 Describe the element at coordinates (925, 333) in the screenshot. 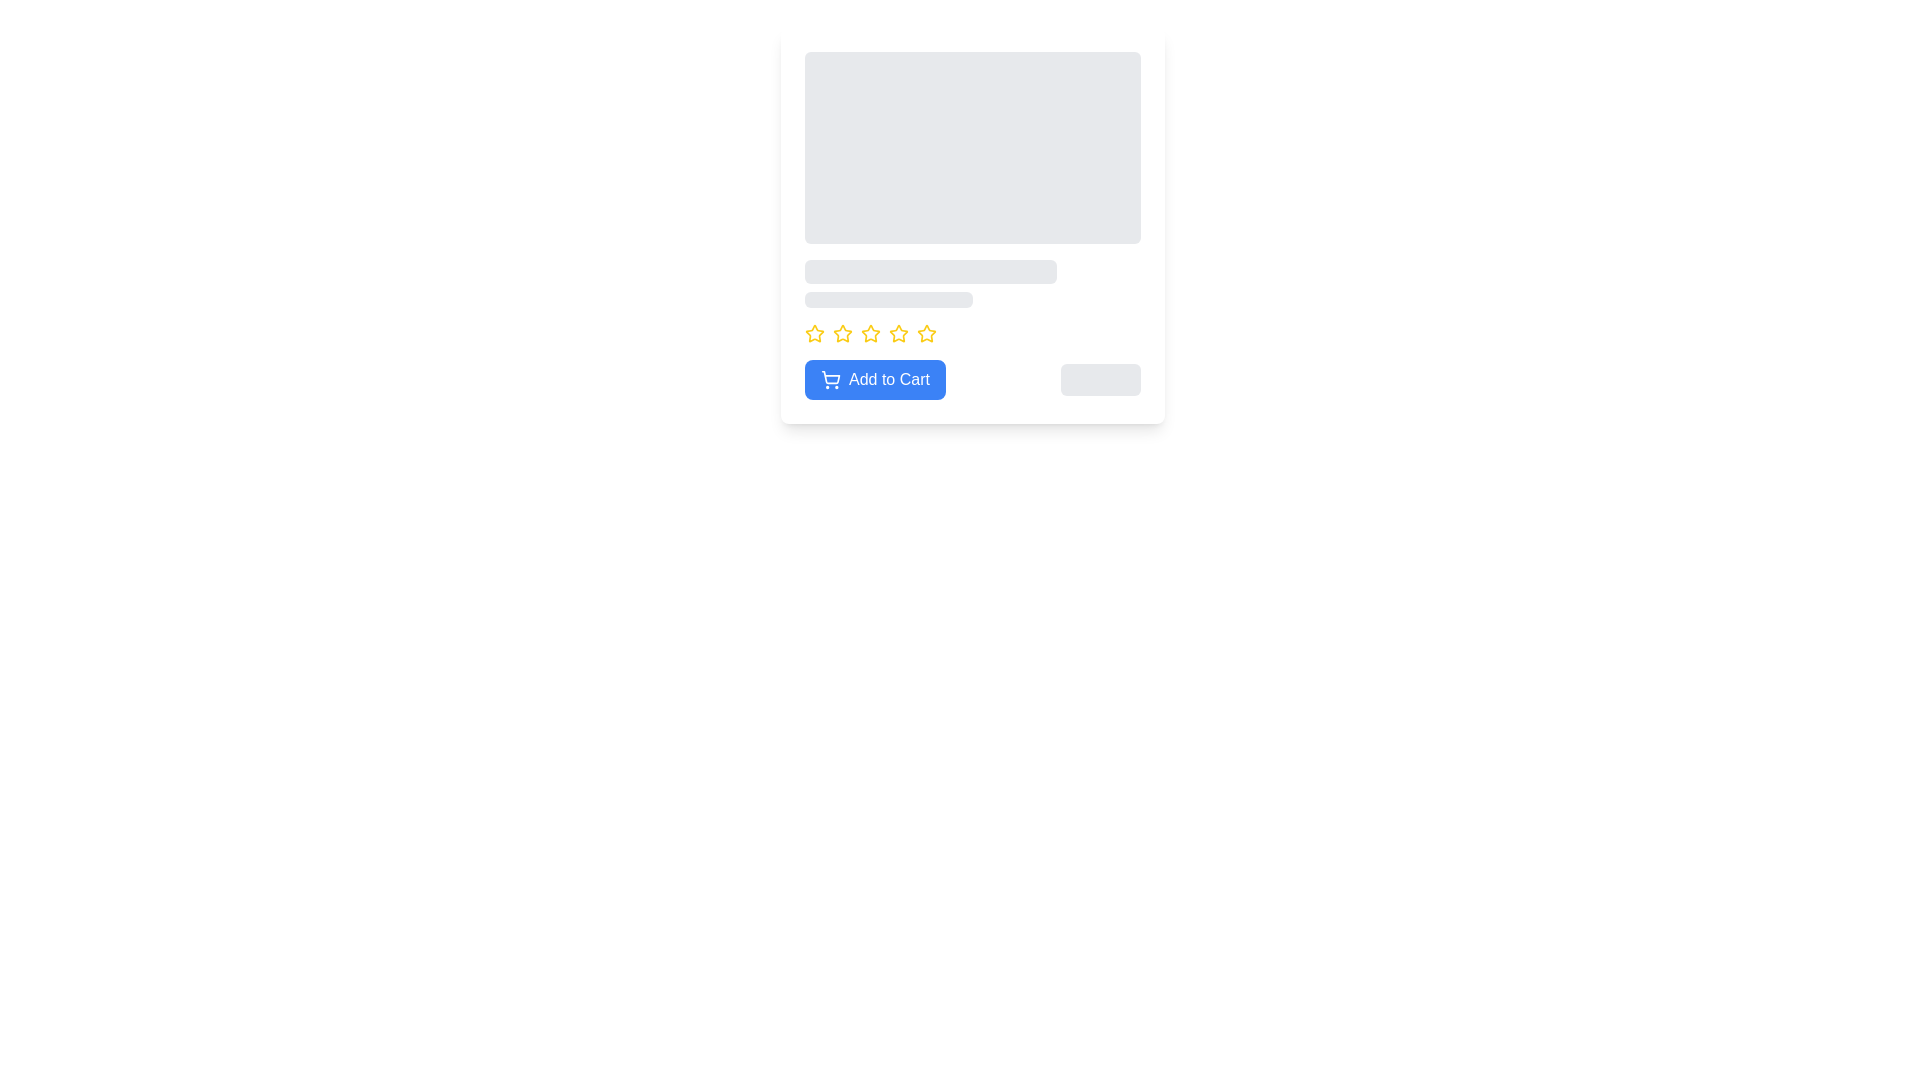

I see `the last star icon in the horizontal row of nine yellow stars` at that location.